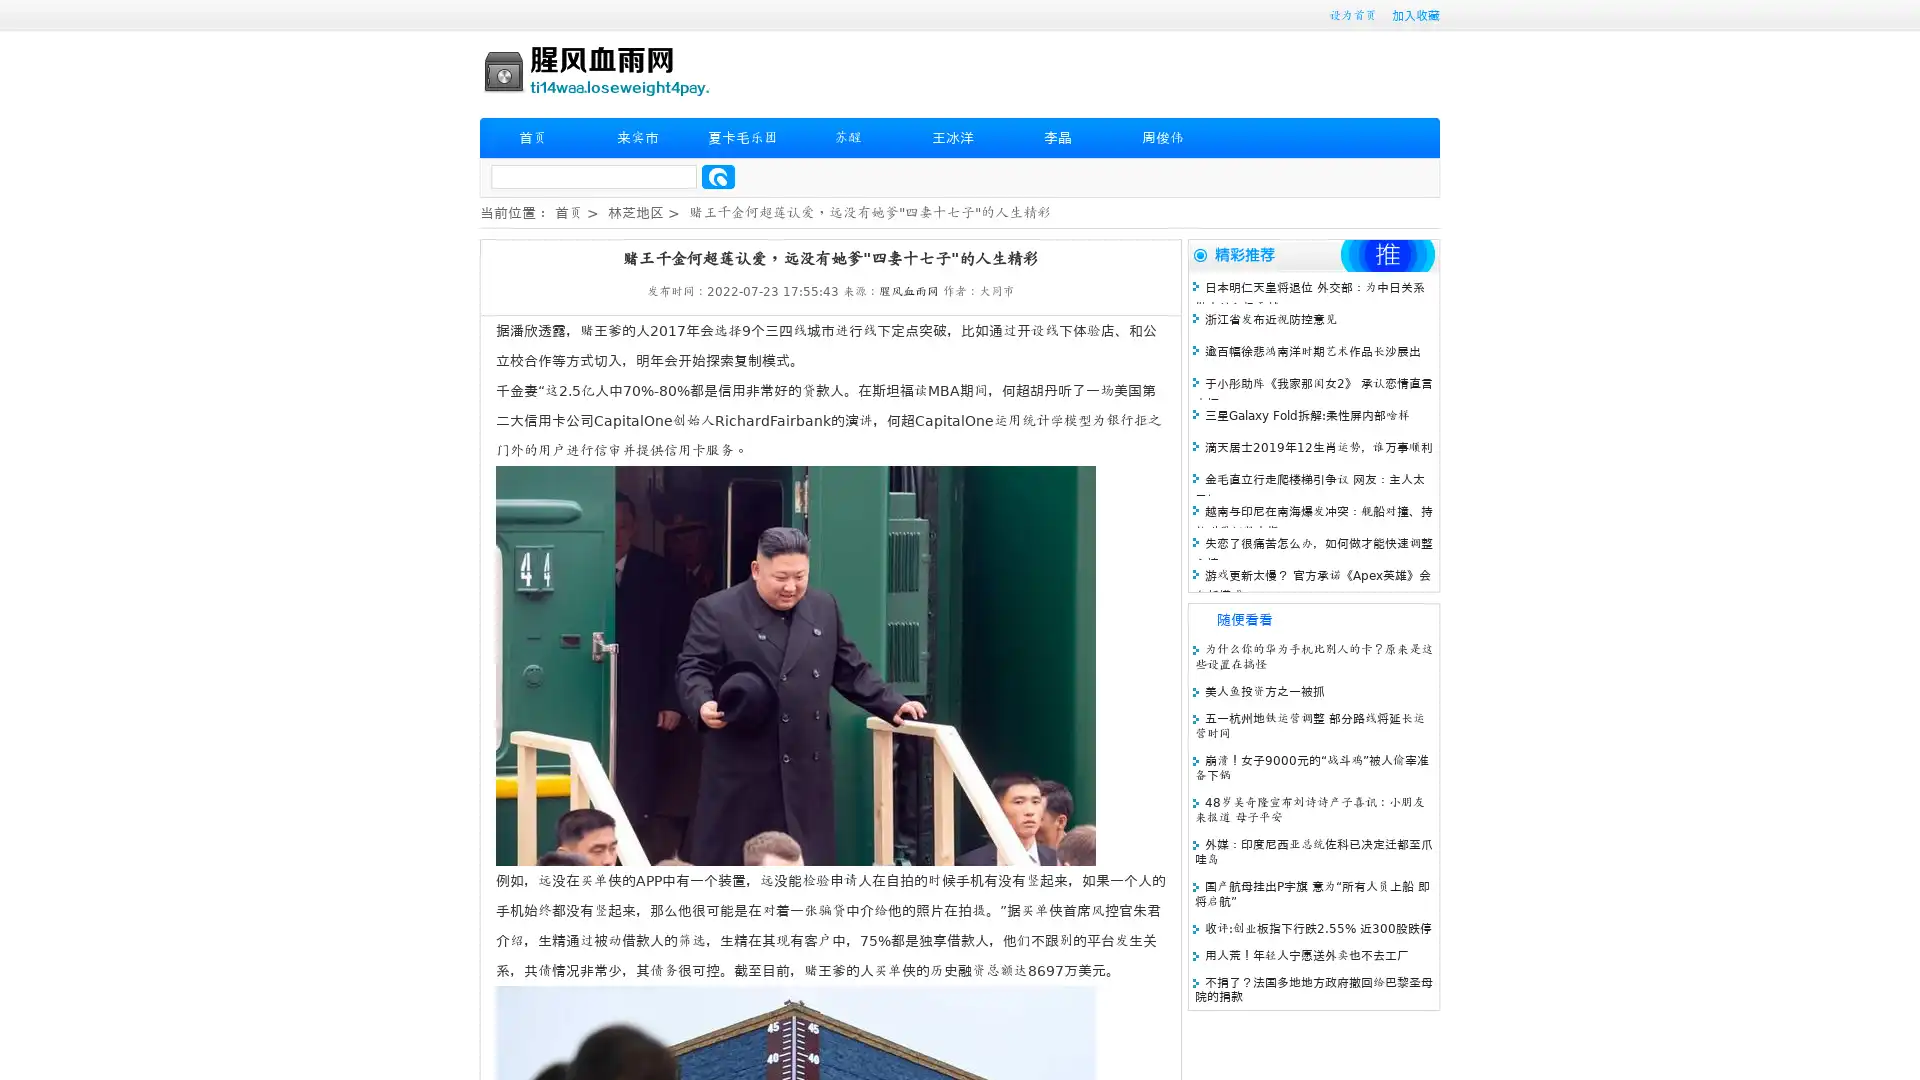 This screenshot has width=1920, height=1080. What do you see at coordinates (718, 176) in the screenshot?
I see `Search` at bounding box center [718, 176].